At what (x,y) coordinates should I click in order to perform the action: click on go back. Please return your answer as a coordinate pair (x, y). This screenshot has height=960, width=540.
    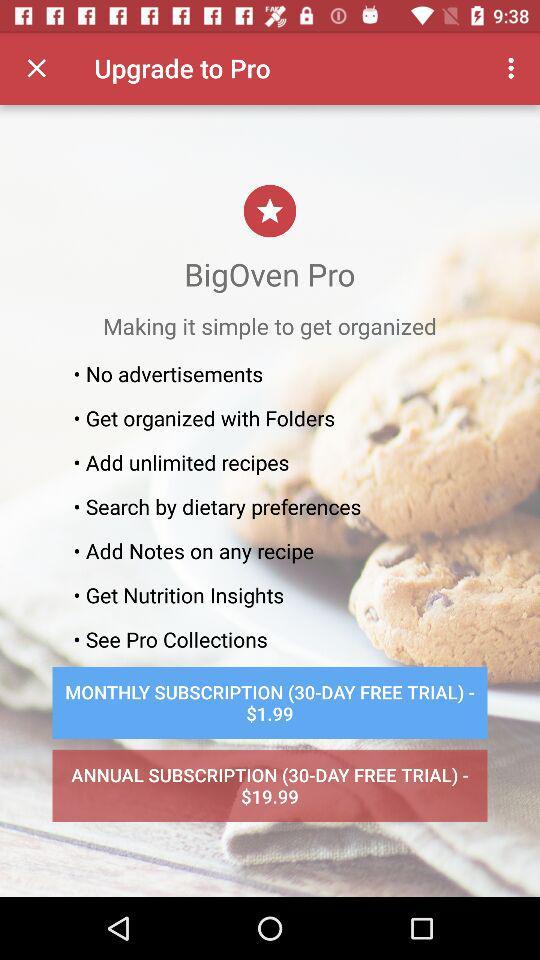
    Looking at the image, I should click on (36, 68).